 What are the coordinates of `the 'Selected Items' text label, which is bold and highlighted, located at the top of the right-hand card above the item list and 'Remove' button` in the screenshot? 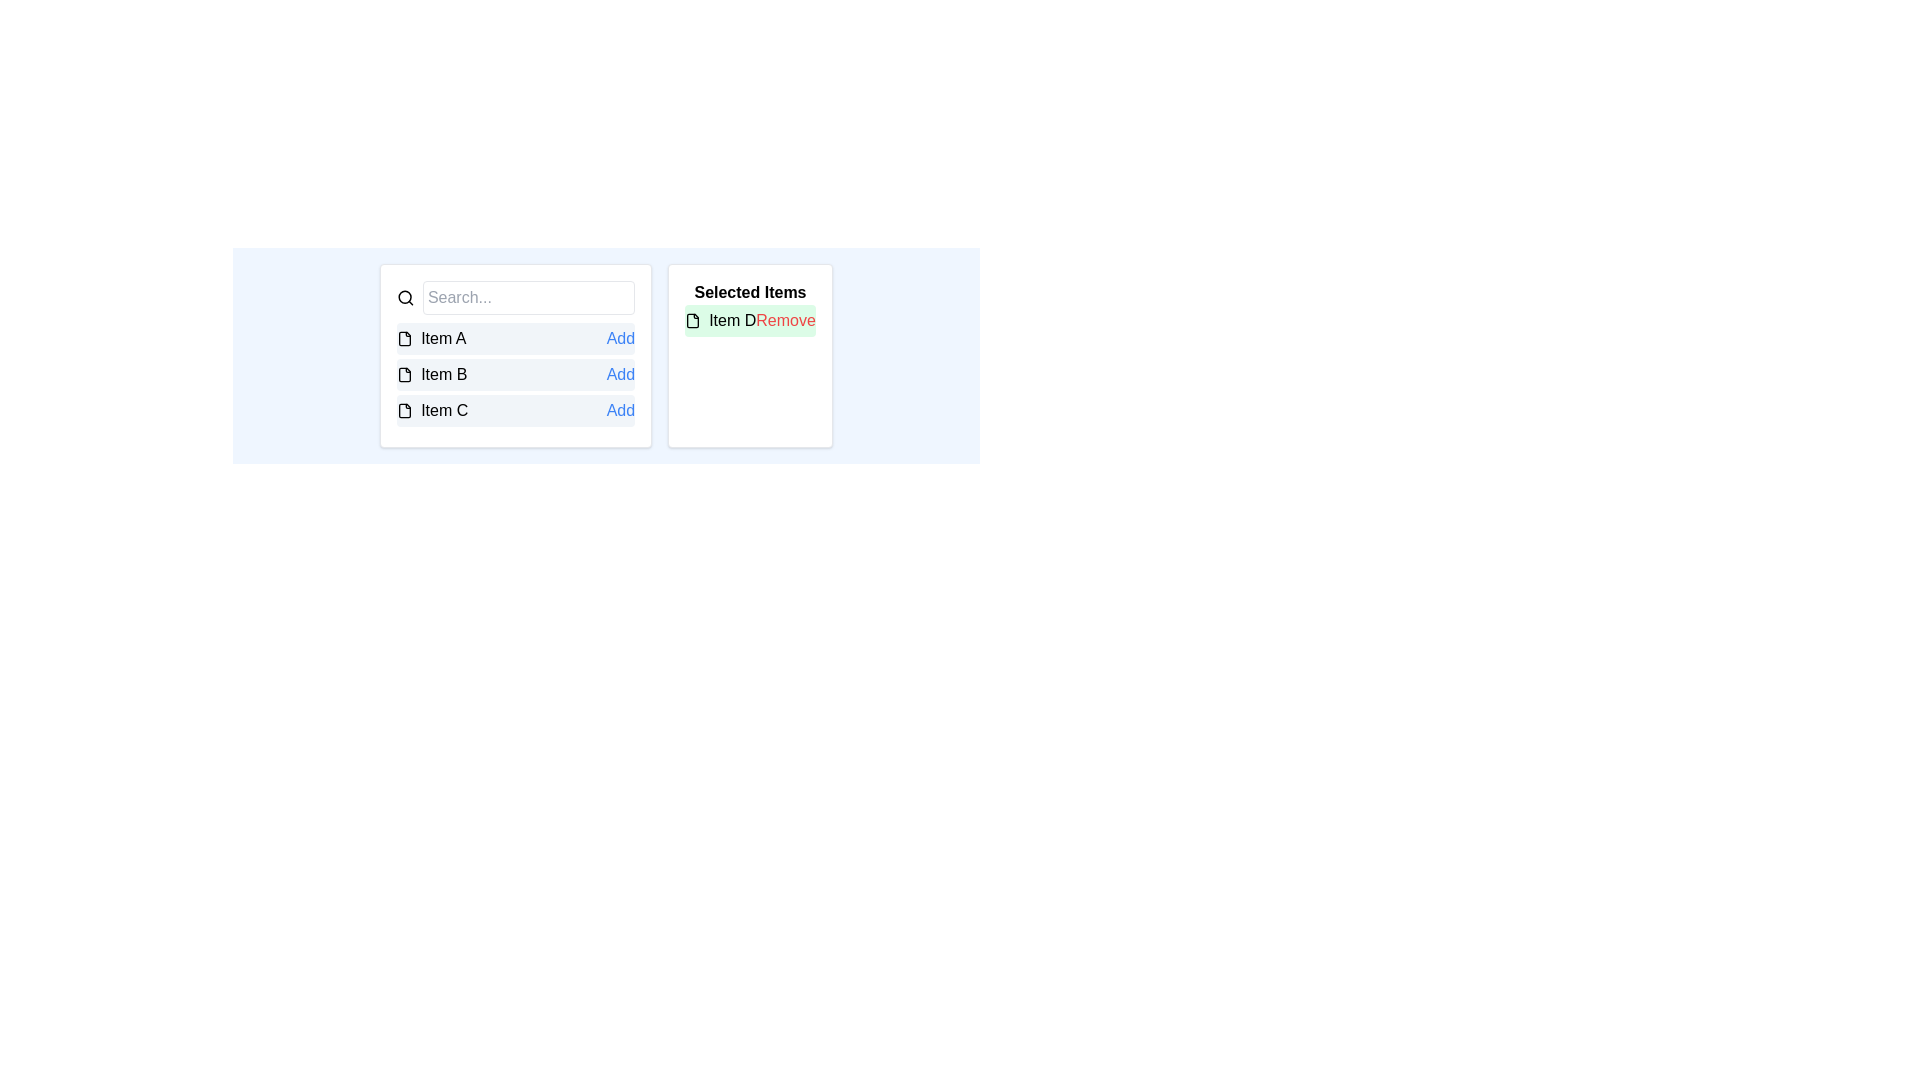 It's located at (749, 292).